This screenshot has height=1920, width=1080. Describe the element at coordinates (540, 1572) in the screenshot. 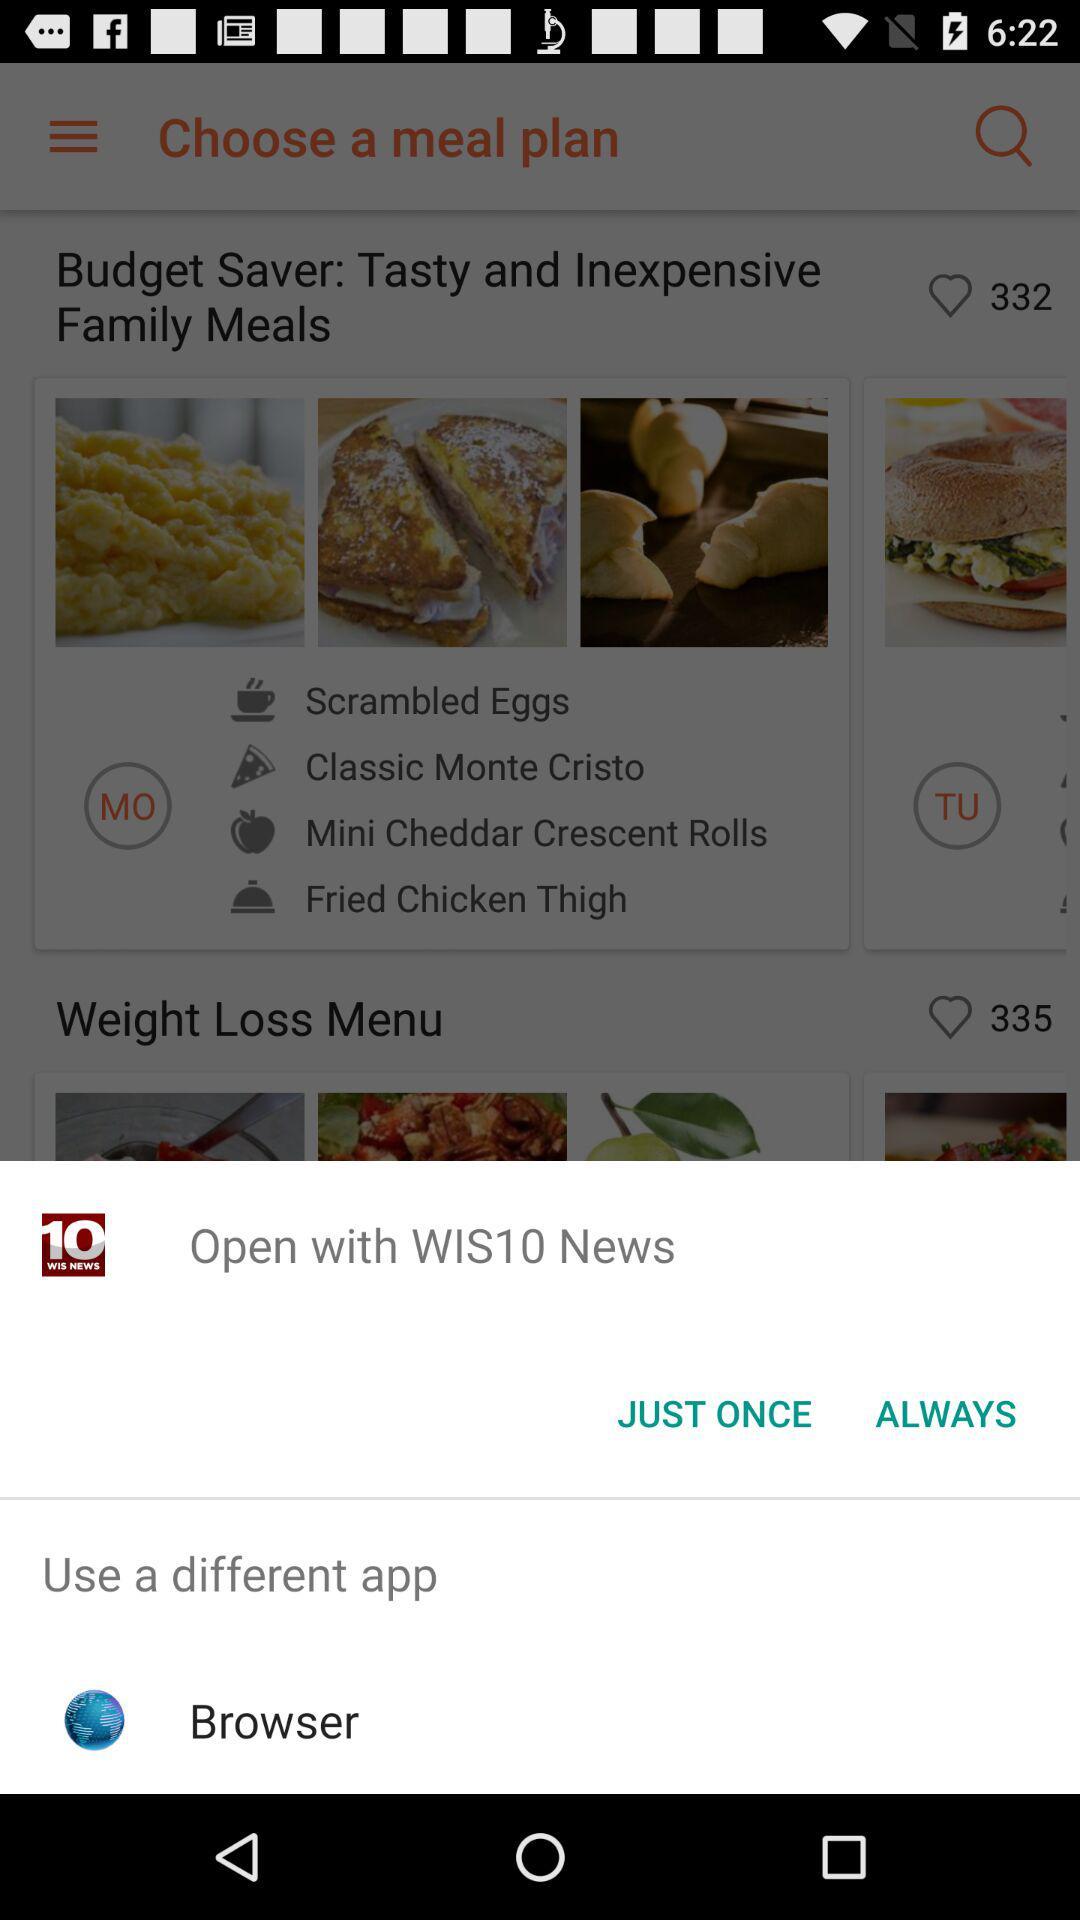

I see `the use a different app` at that location.